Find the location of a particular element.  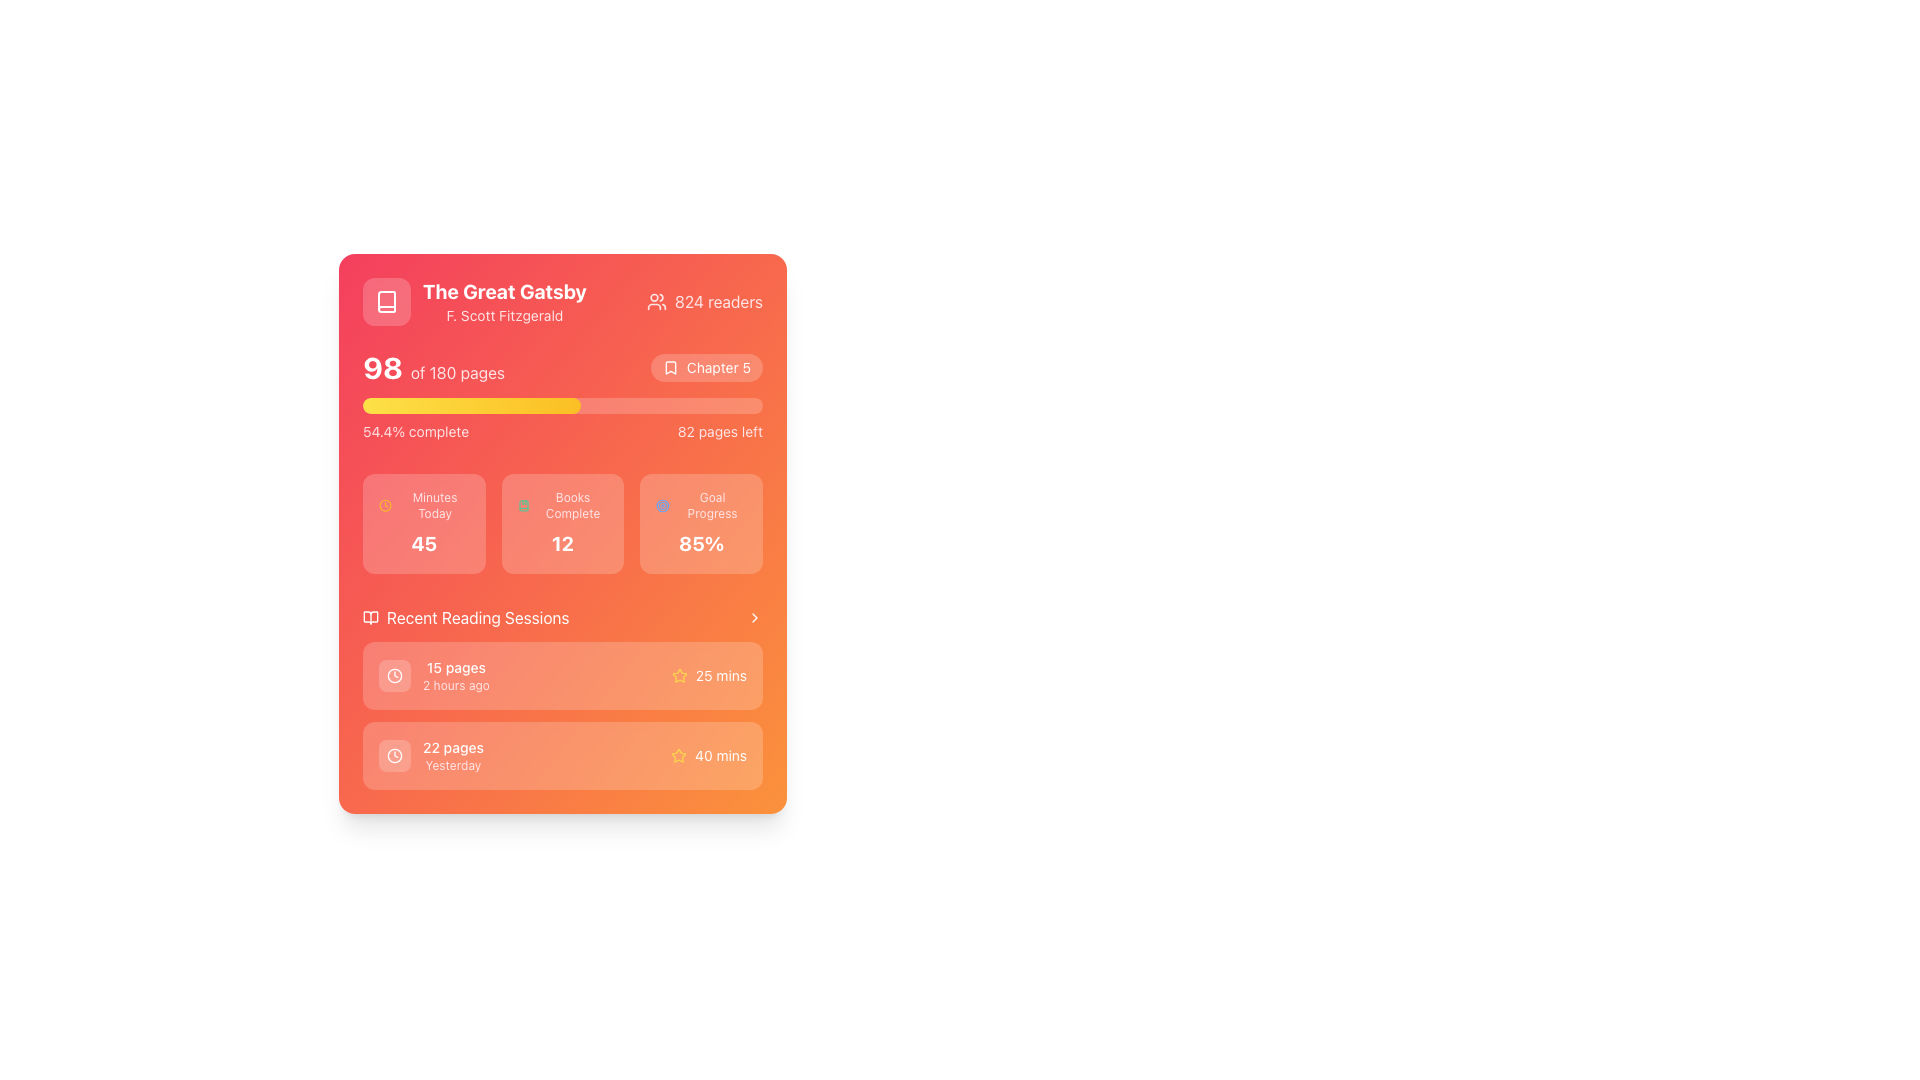

the star icon positioned under the 'Recent Reading Sessions' section, to the immediate left of the text '40 mins' is located at coordinates (679, 756).